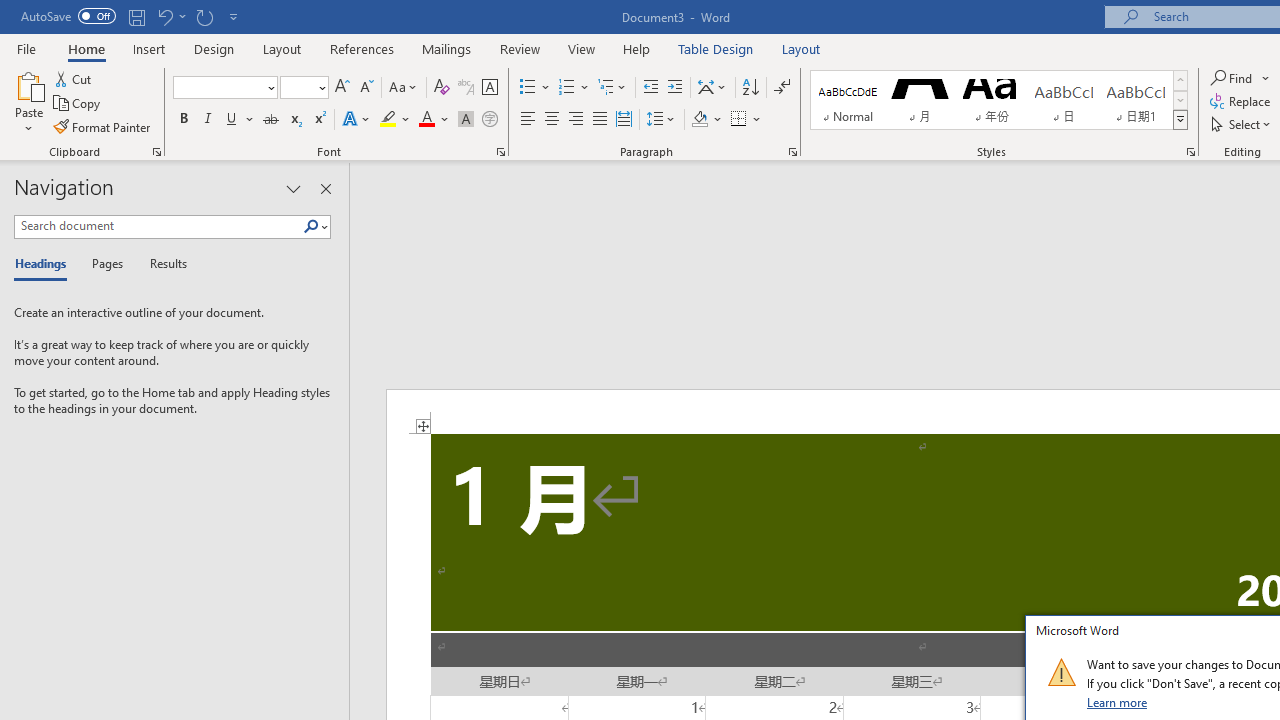 The height and width of the screenshot is (720, 1280). Describe the element at coordinates (464, 86) in the screenshot. I see `'Phonetic Guide...'` at that location.